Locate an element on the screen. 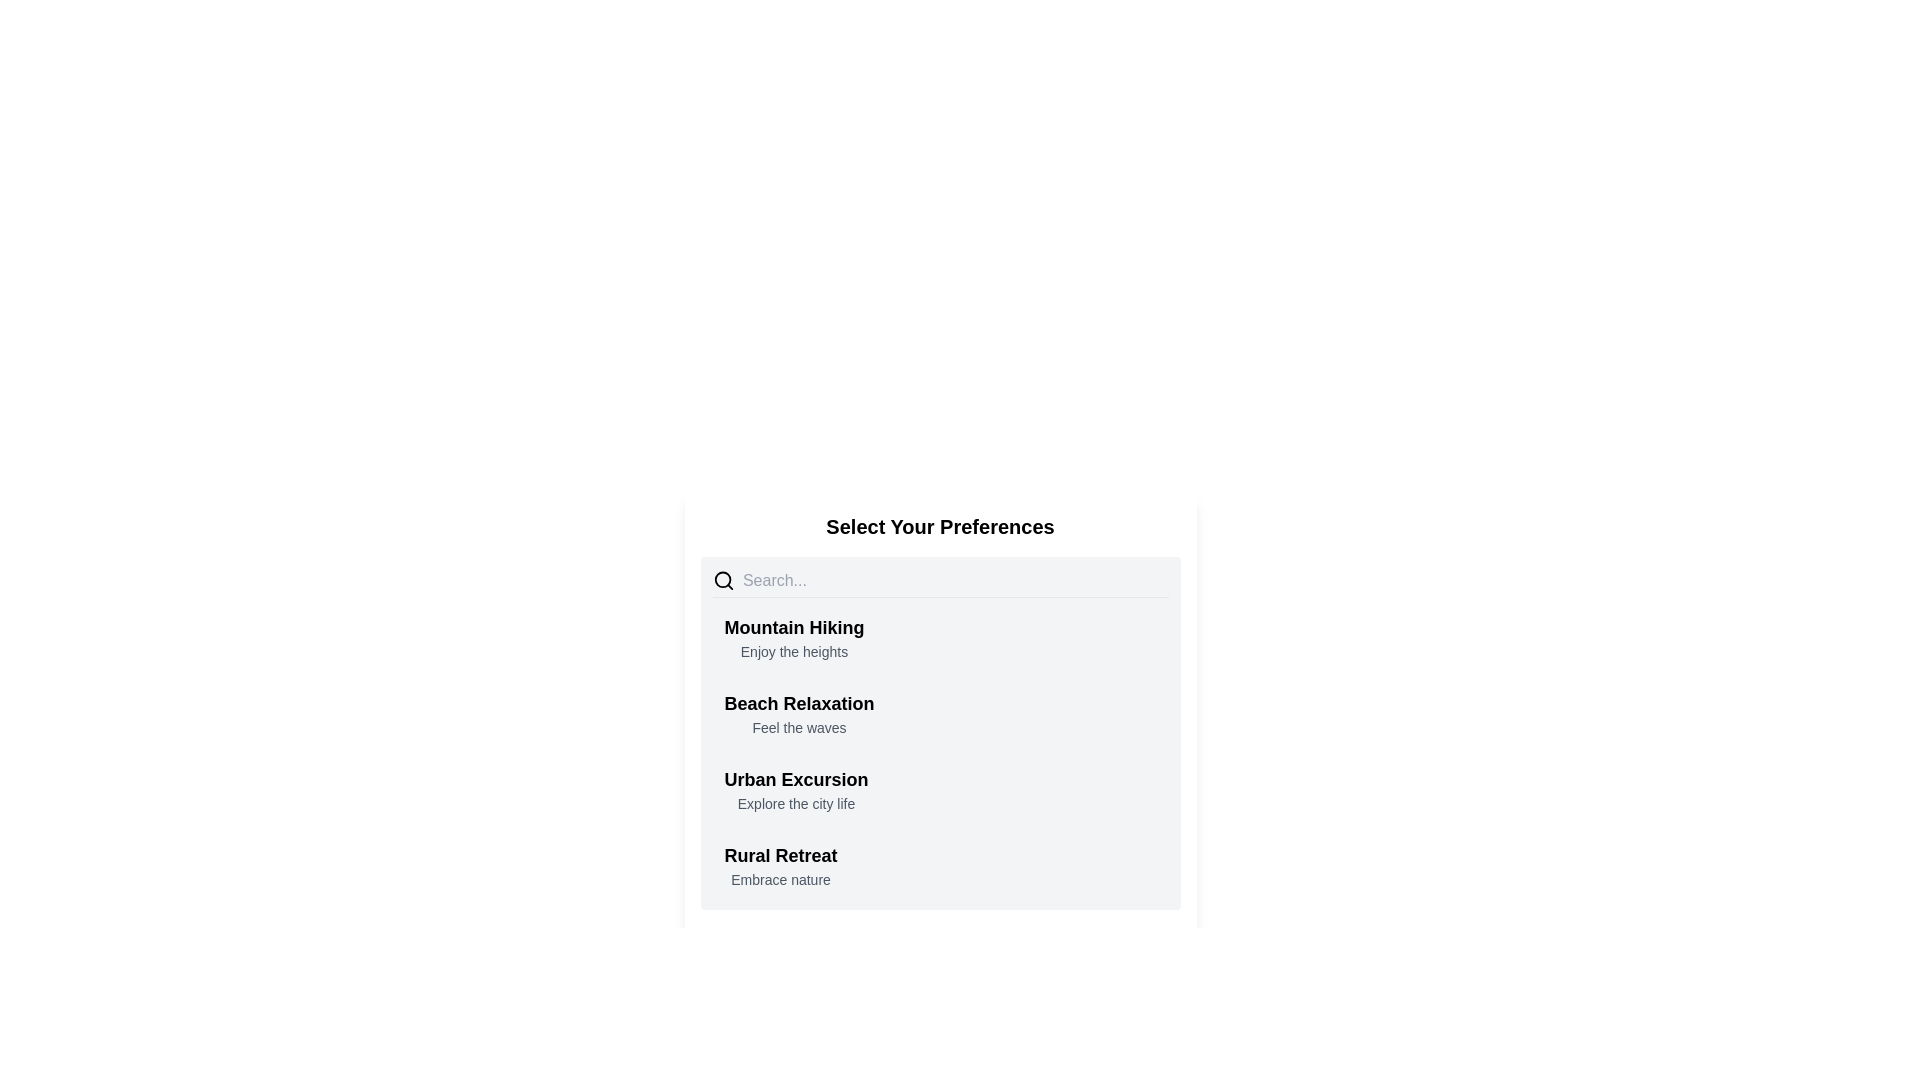 Image resolution: width=1920 pixels, height=1080 pixels. the text label displaying 'Urban Excursion', which is prominently placed in a bold font at the top of a preferences selection list is located at coordinates (795, 778).